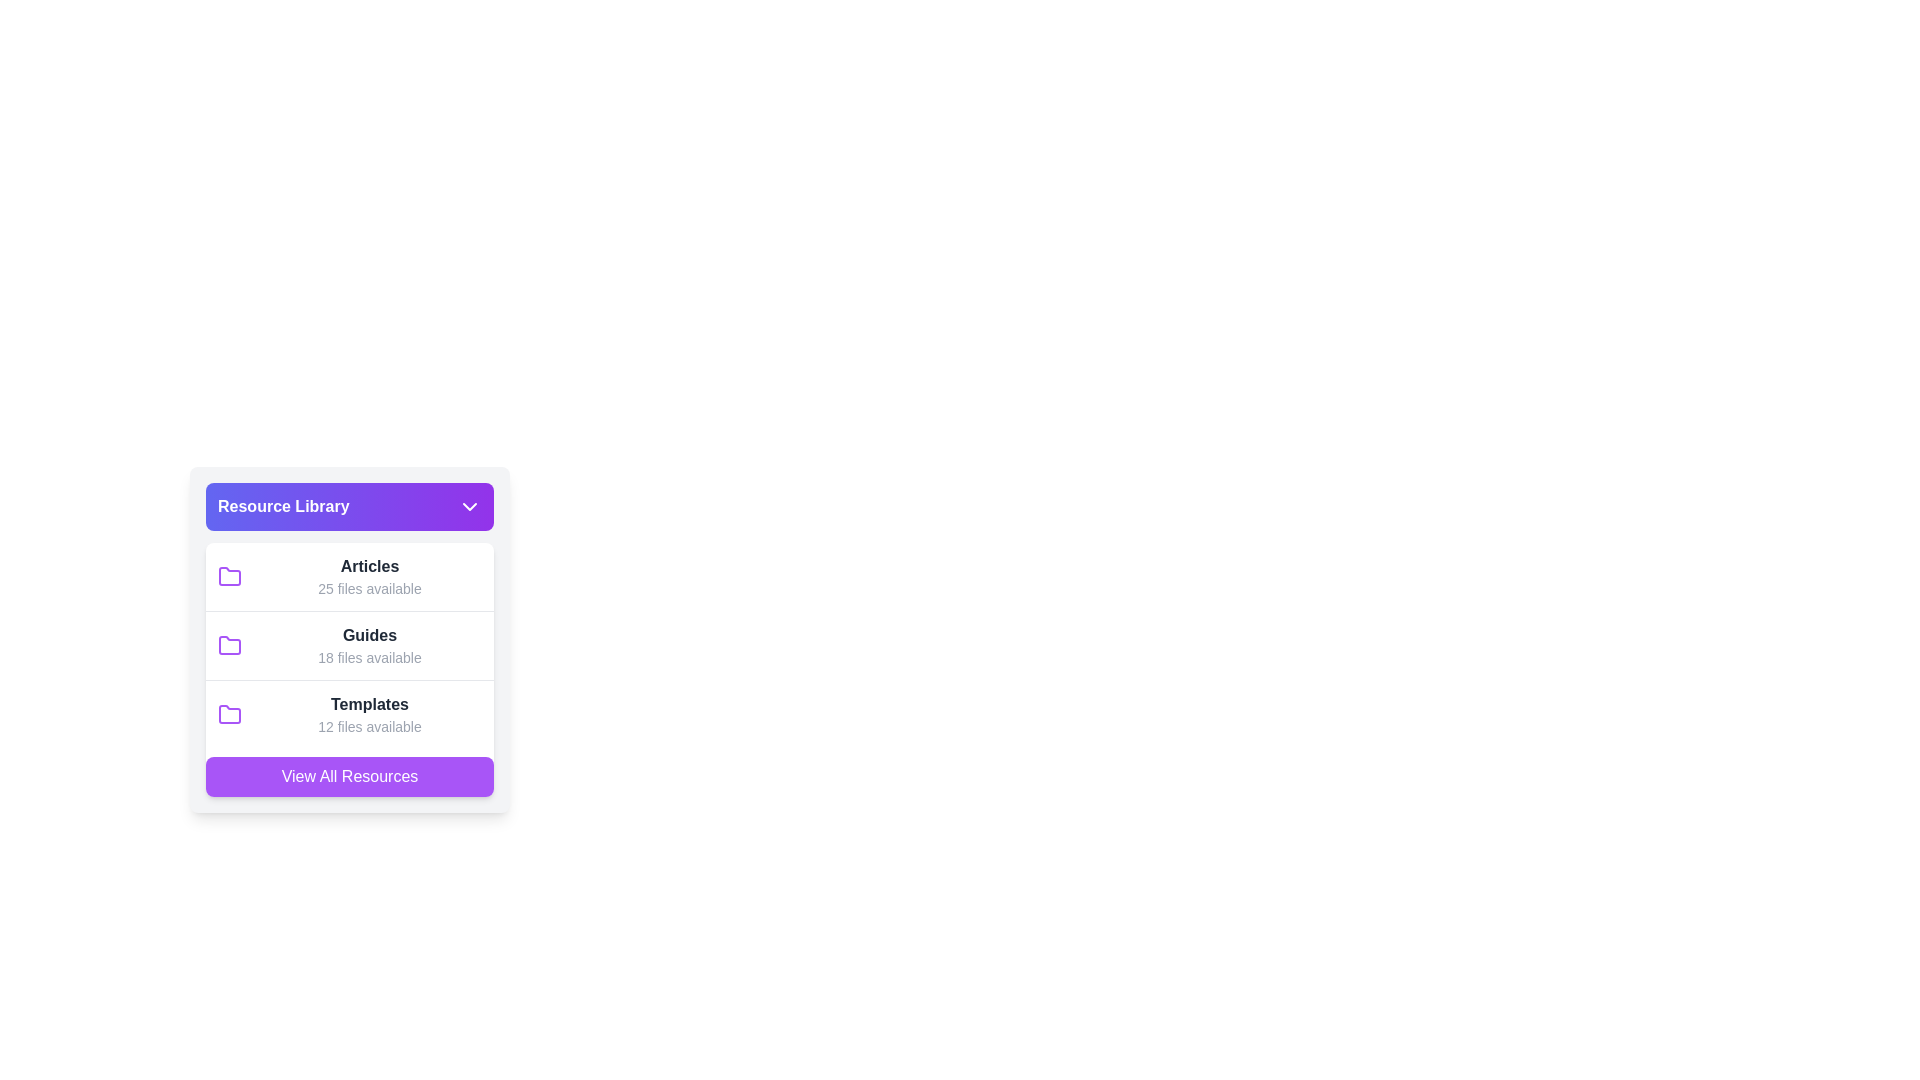 The height and width of the screenshot is (1080, 1920). I want to click on the folder icon representing the 'Templates' section in the 'Resource Library' dropdown menu, which is the third icon in a vertical series, so click(230, 712).